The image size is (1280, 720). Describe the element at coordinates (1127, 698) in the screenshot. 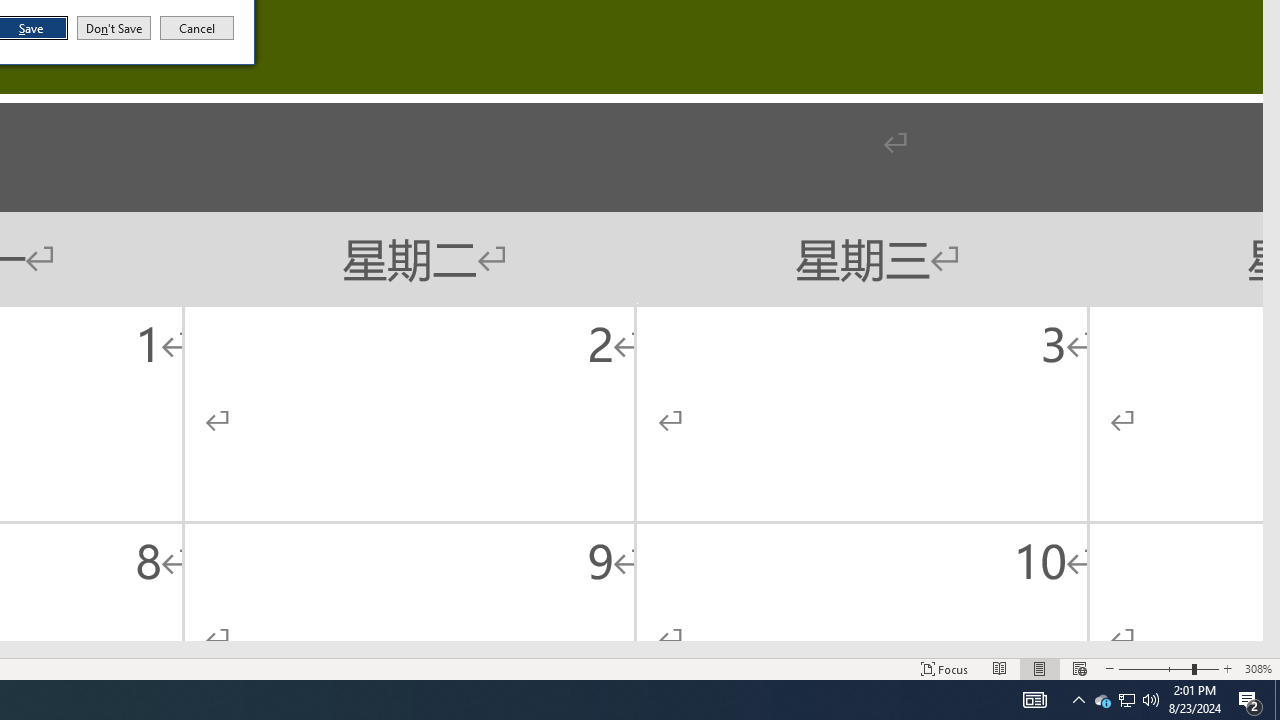

I see `'User Promoted Notification Area'` at that location.